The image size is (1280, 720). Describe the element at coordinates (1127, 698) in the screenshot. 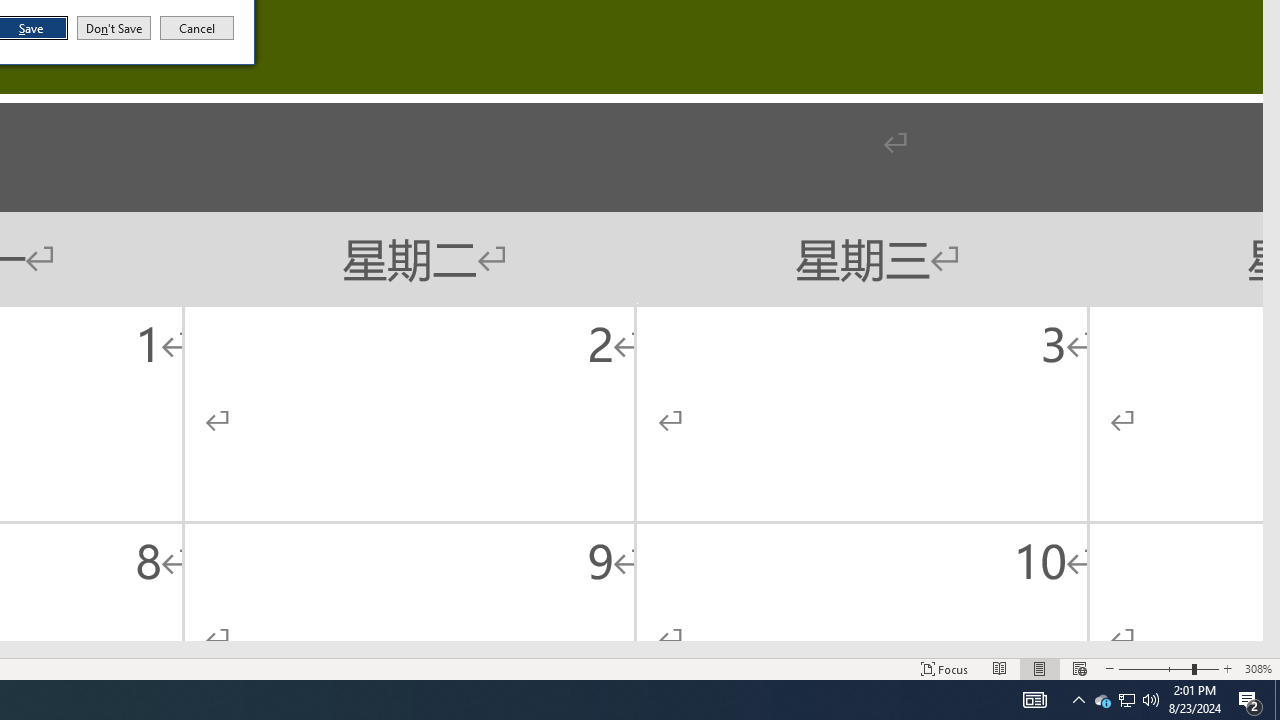

I see `'User Promoted Notification Area'` at that location.